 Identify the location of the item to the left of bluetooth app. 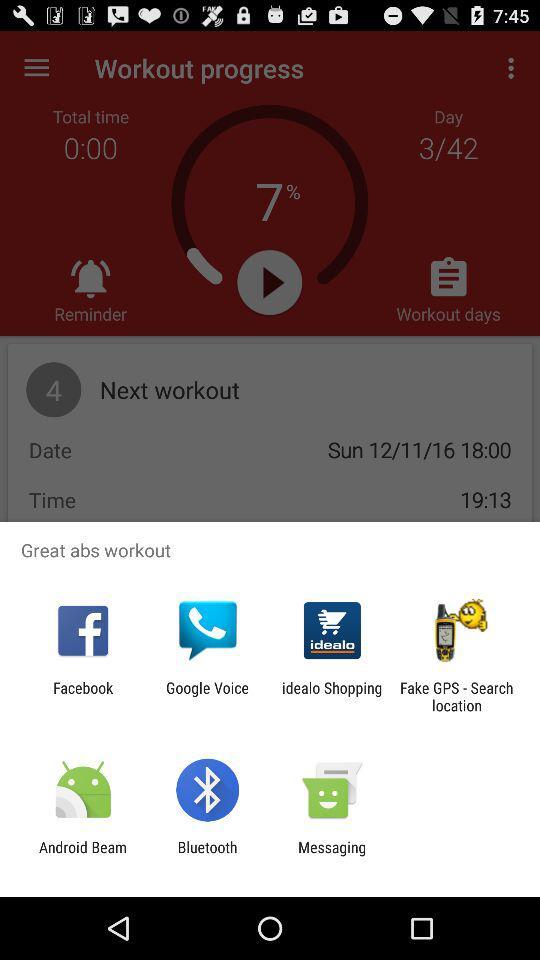
(82, 855).